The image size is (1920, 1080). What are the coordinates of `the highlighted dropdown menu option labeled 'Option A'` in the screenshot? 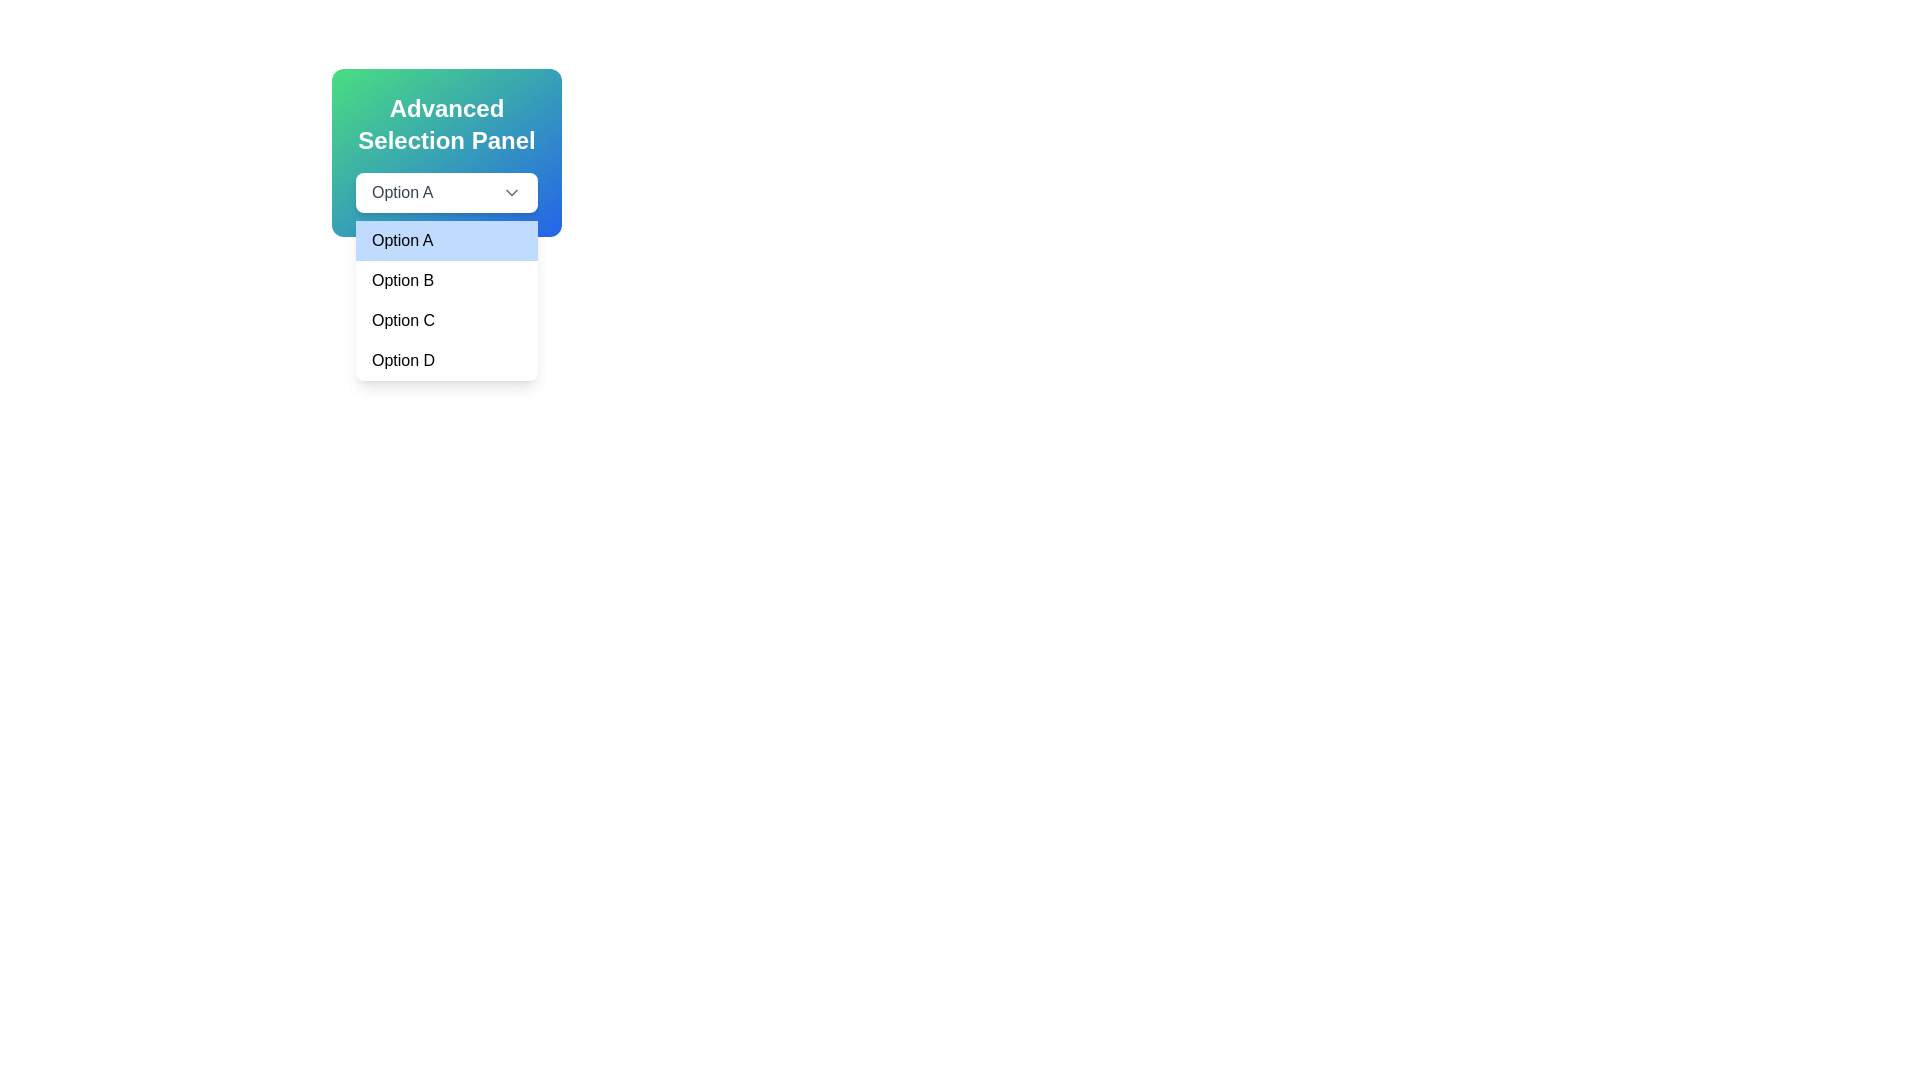 It's located at (445, 239).